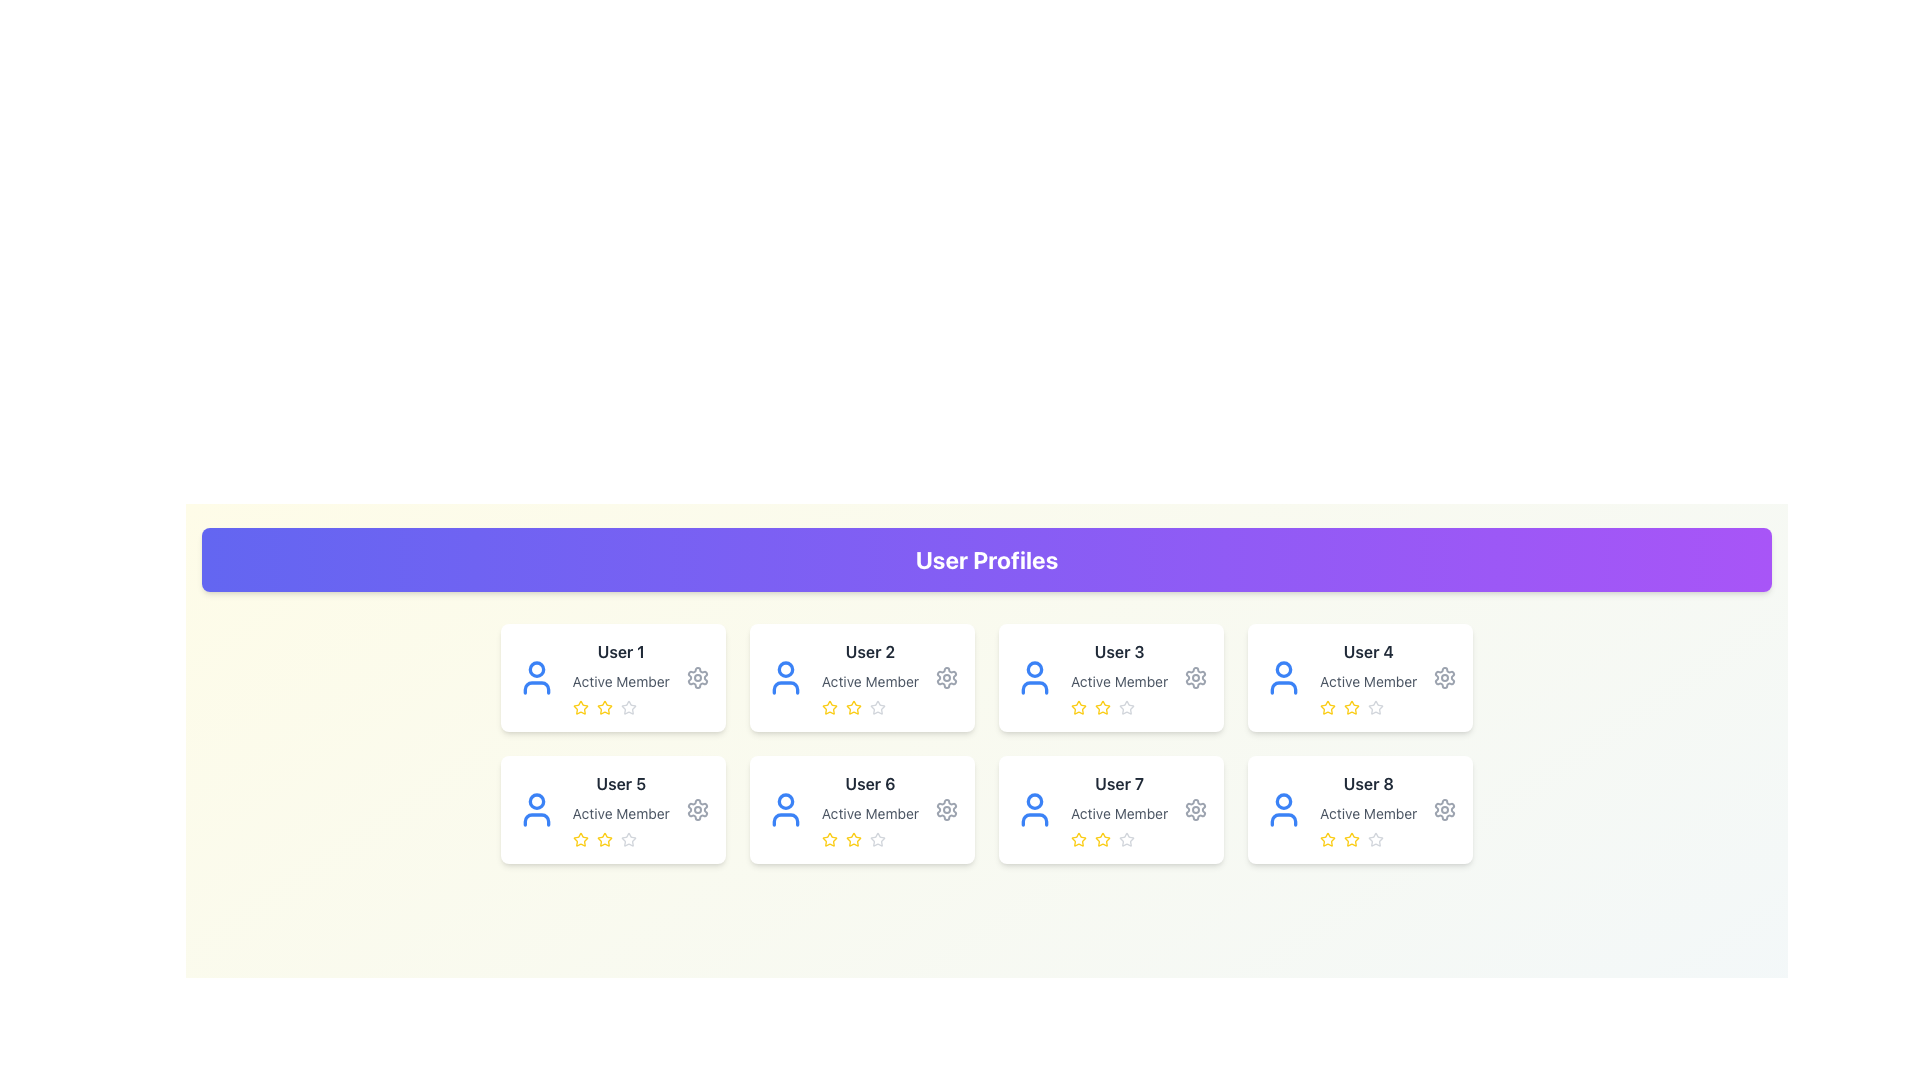  I want to click on the gear-shaped icon located in the top-right corner of the 'User 3' panel, so click(1196, 677).